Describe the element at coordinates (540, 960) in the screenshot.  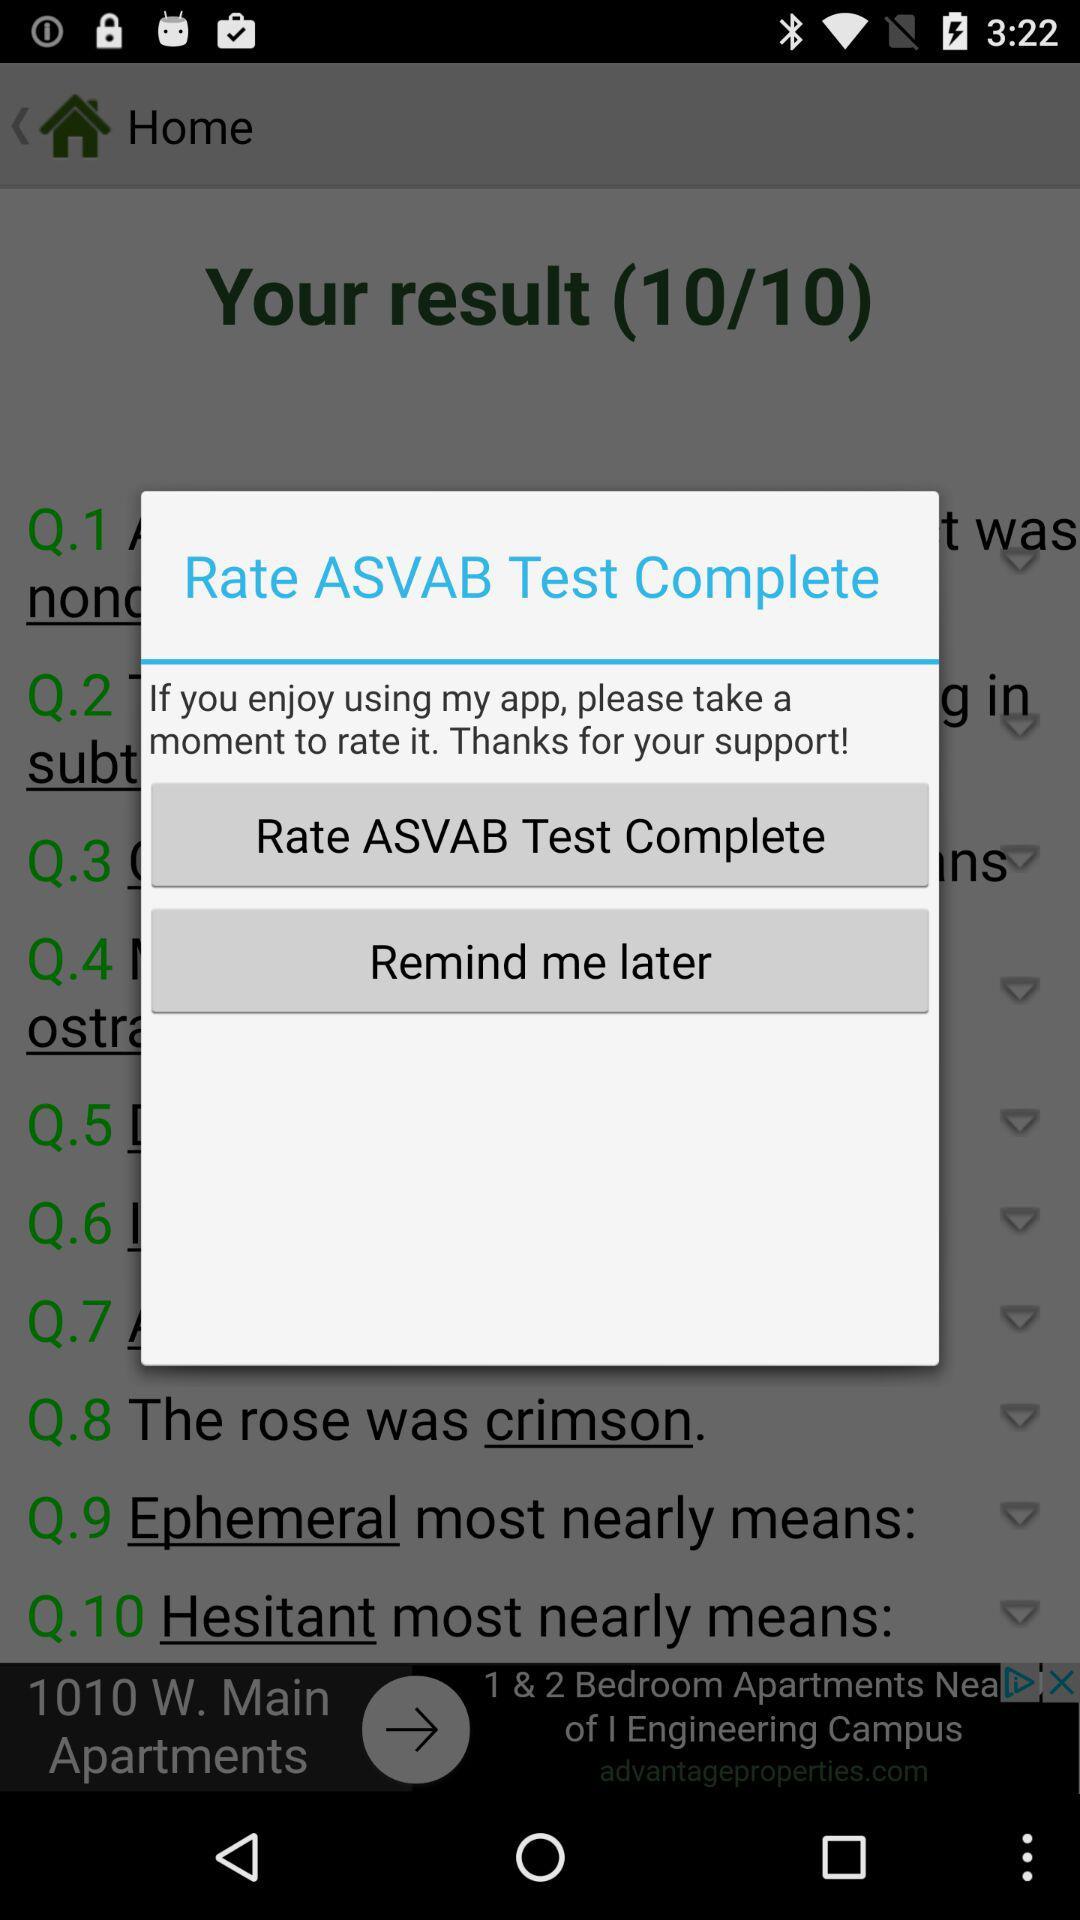
I see `icon below rate asvab test` at that location.